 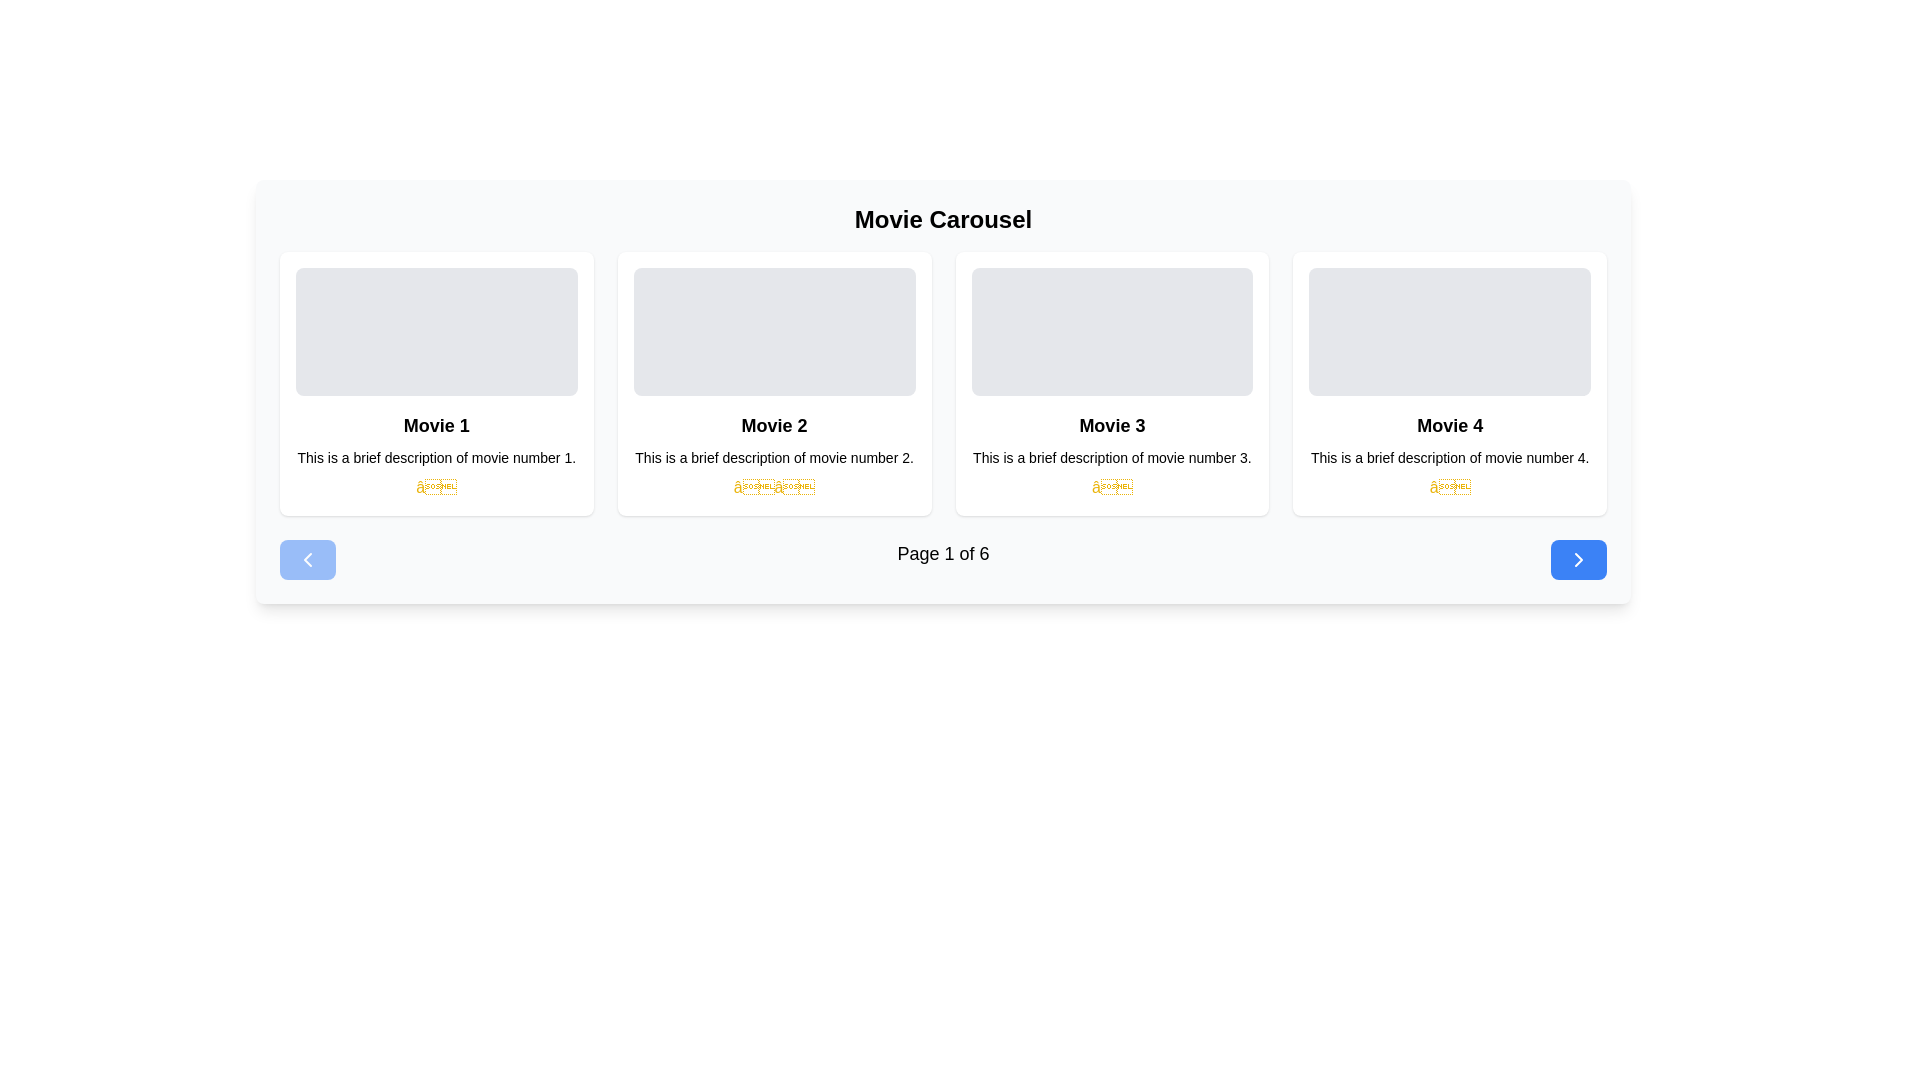 What do you see at coordinates (435, 488) in the screenshot?
I see `the star icon located at the bottom of the card for 'Movie 1'` at bounding box center [435, 488].